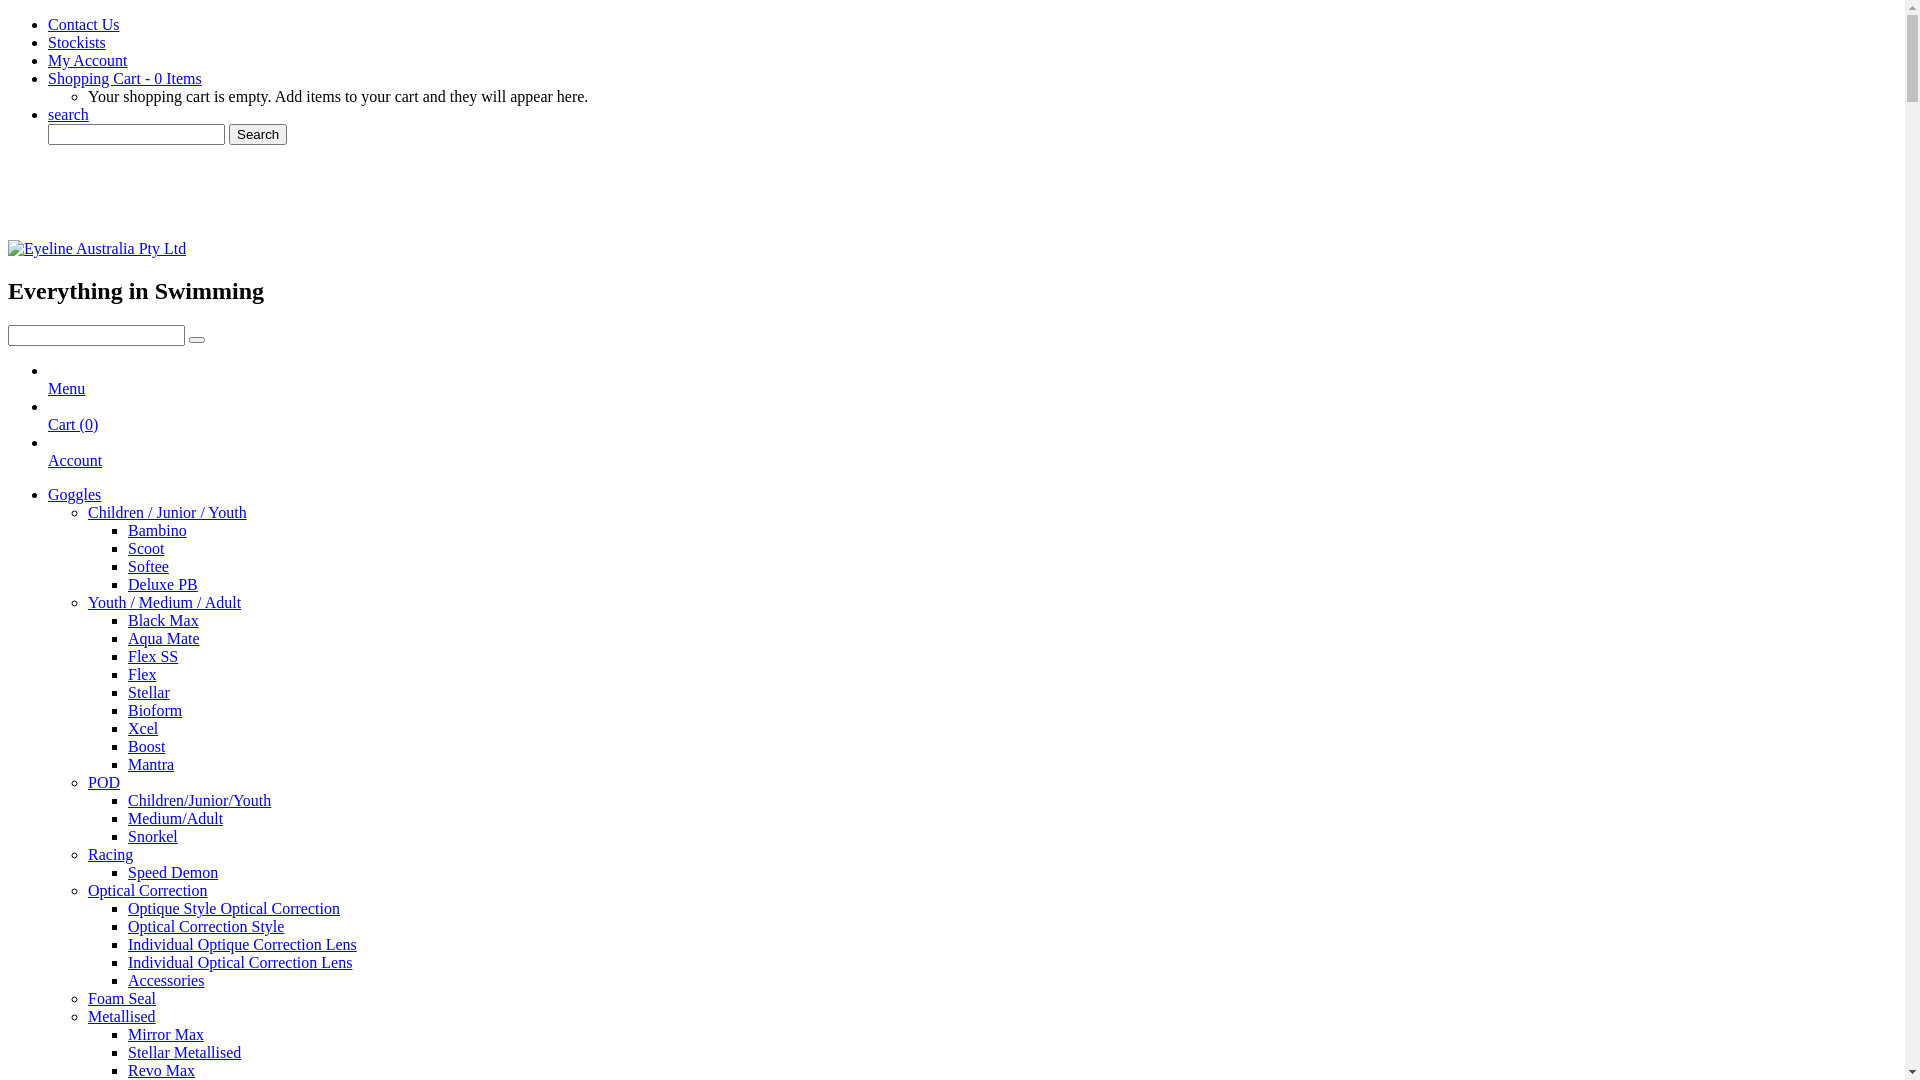 The image size is (1920, 1080). Describe the element at coordinates (76, 42) in the screenshot. I see `'Stockists'` at that location.